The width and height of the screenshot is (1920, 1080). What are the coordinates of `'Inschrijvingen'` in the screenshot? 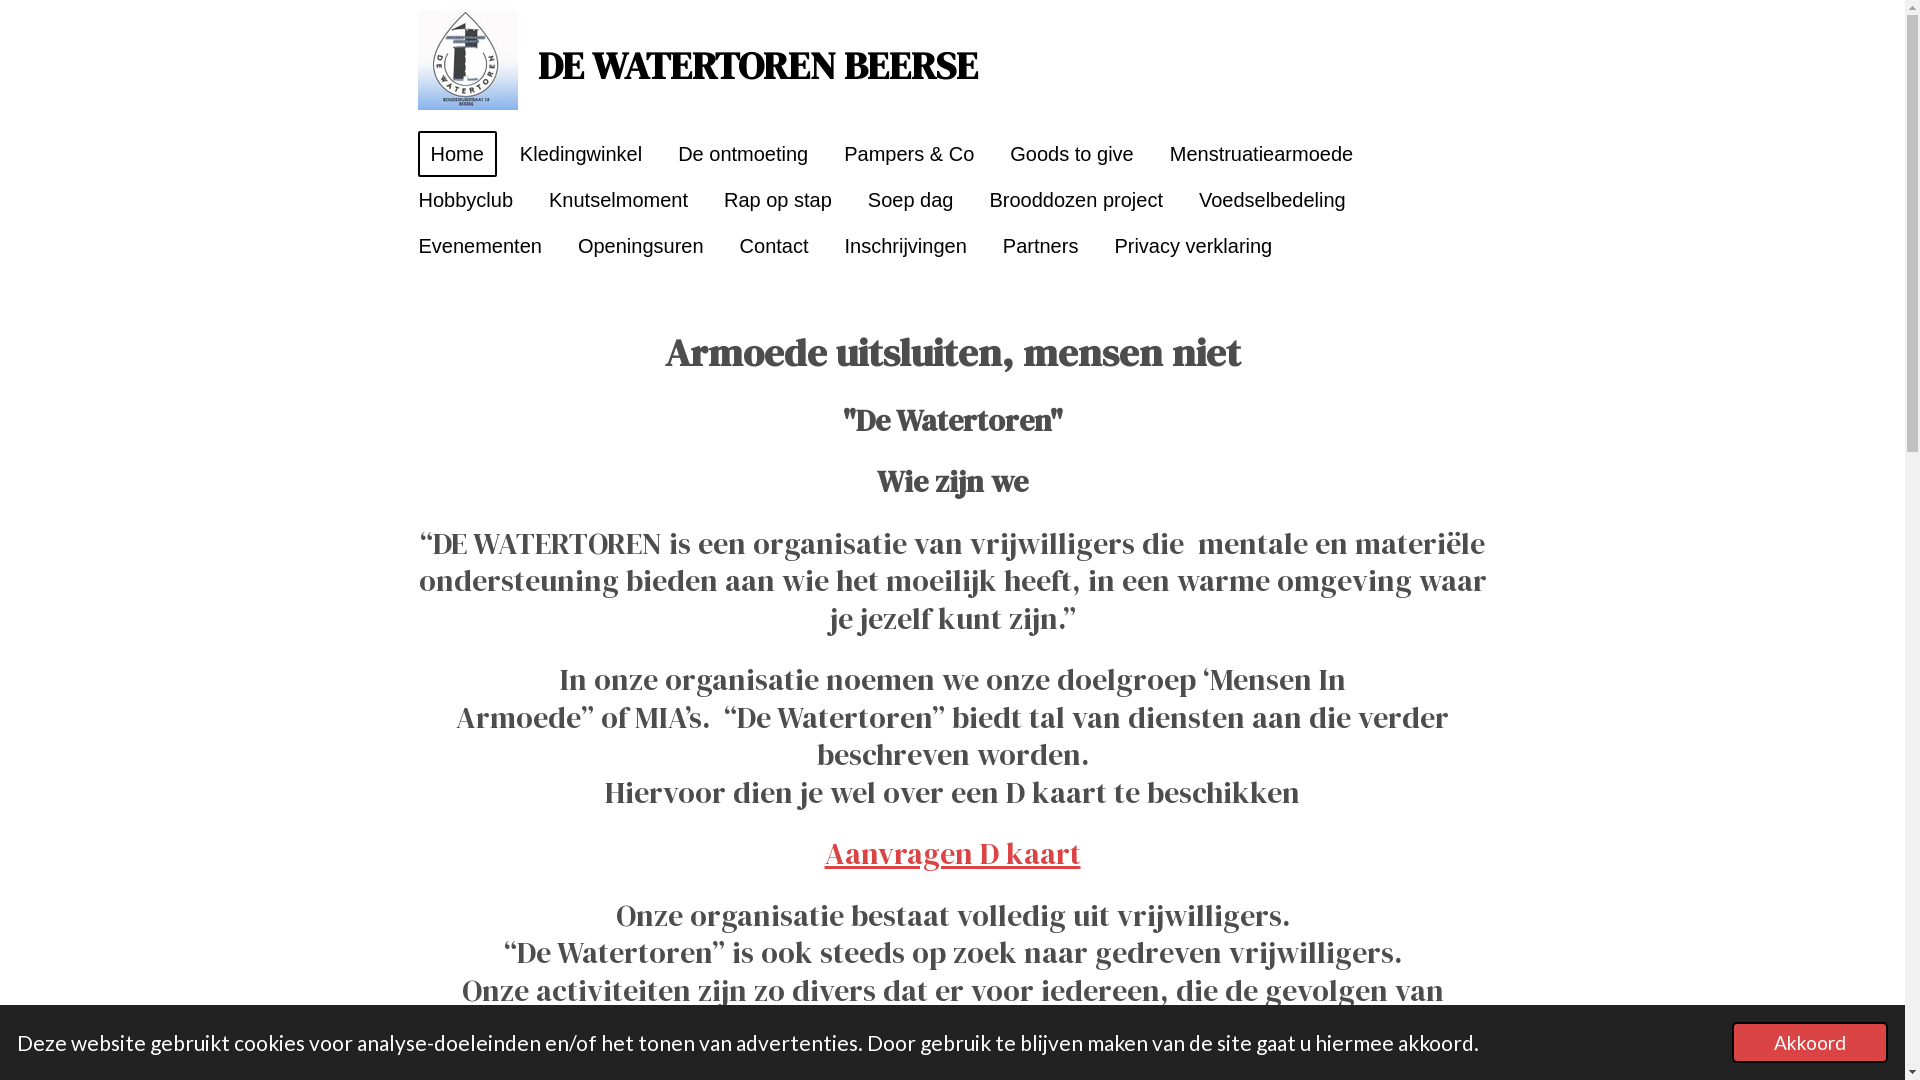 It's located at (905, 245).